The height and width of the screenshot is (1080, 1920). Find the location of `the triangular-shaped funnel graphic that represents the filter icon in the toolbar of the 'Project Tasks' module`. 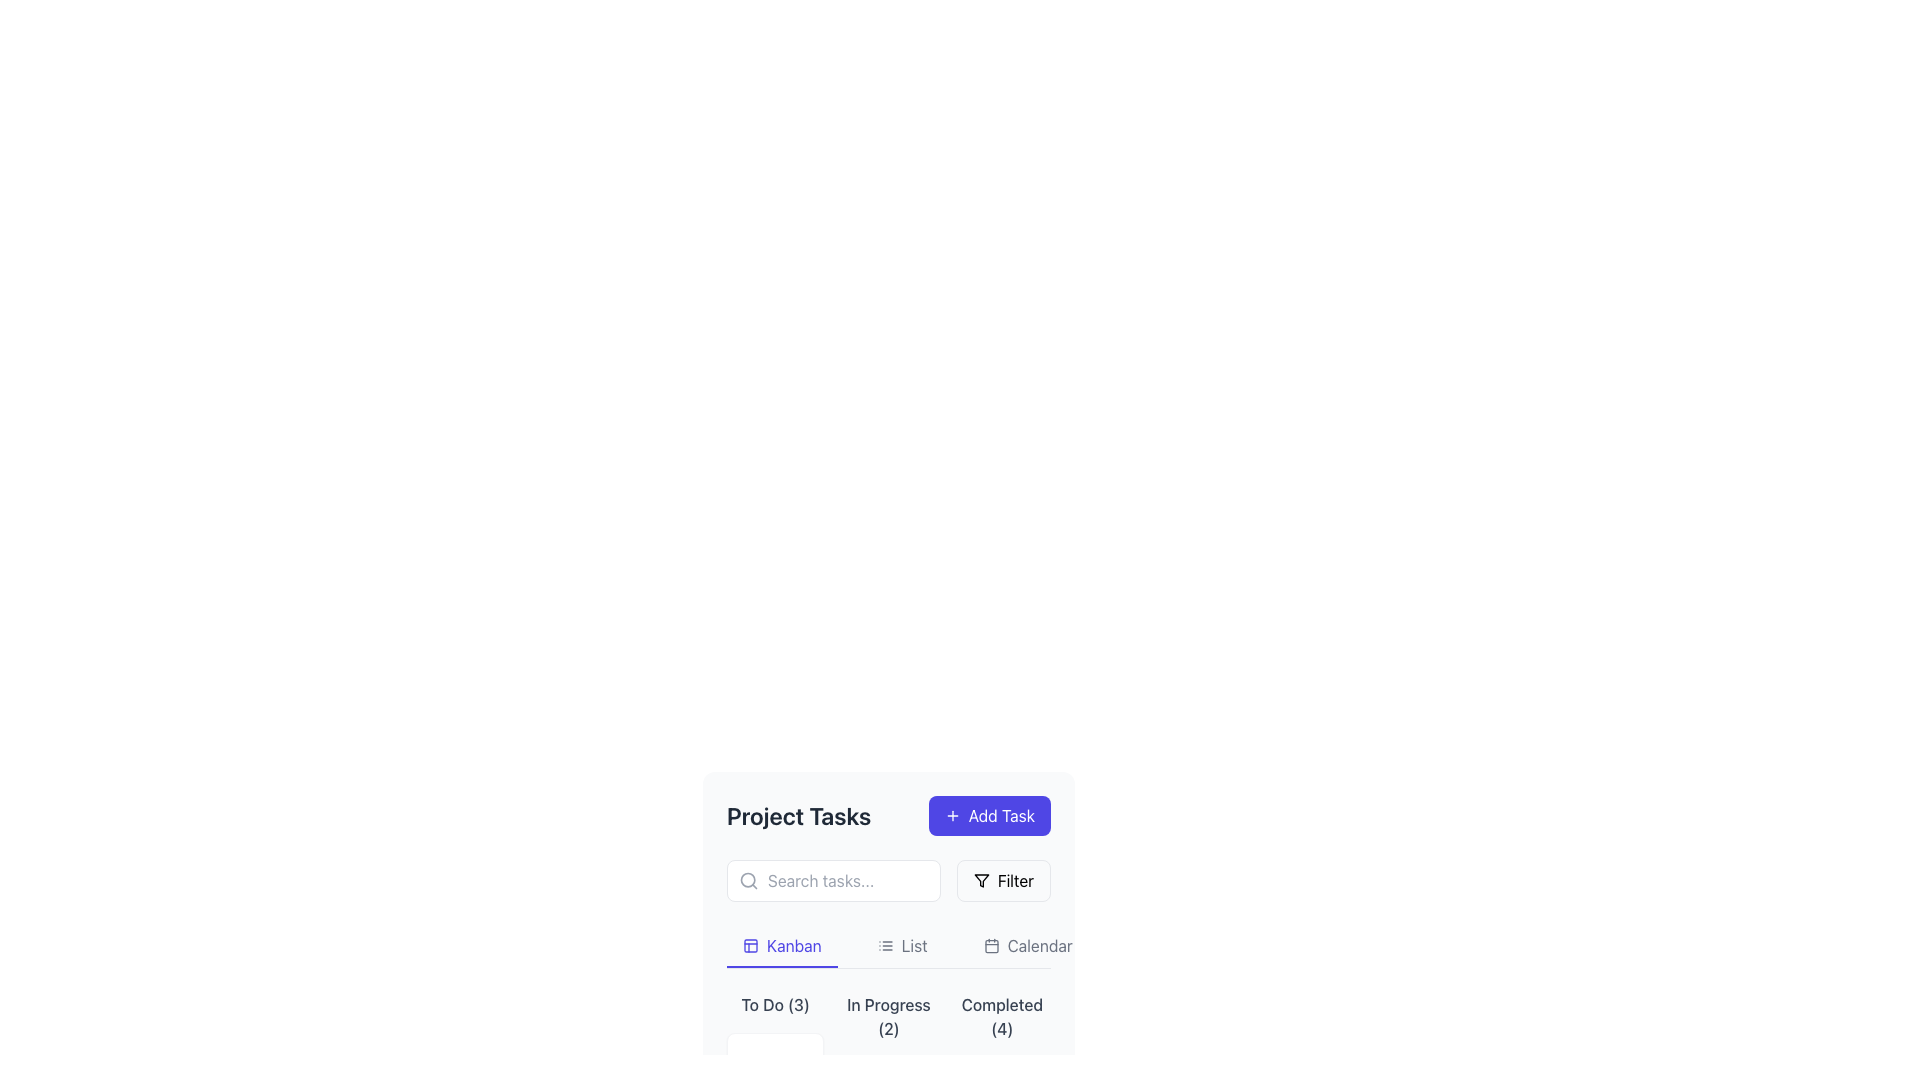

the triangular-shaped funnel graphic that represents the filter icon in the toolbar of the 'Project Tasks' module is located at coordinates (981, 879).